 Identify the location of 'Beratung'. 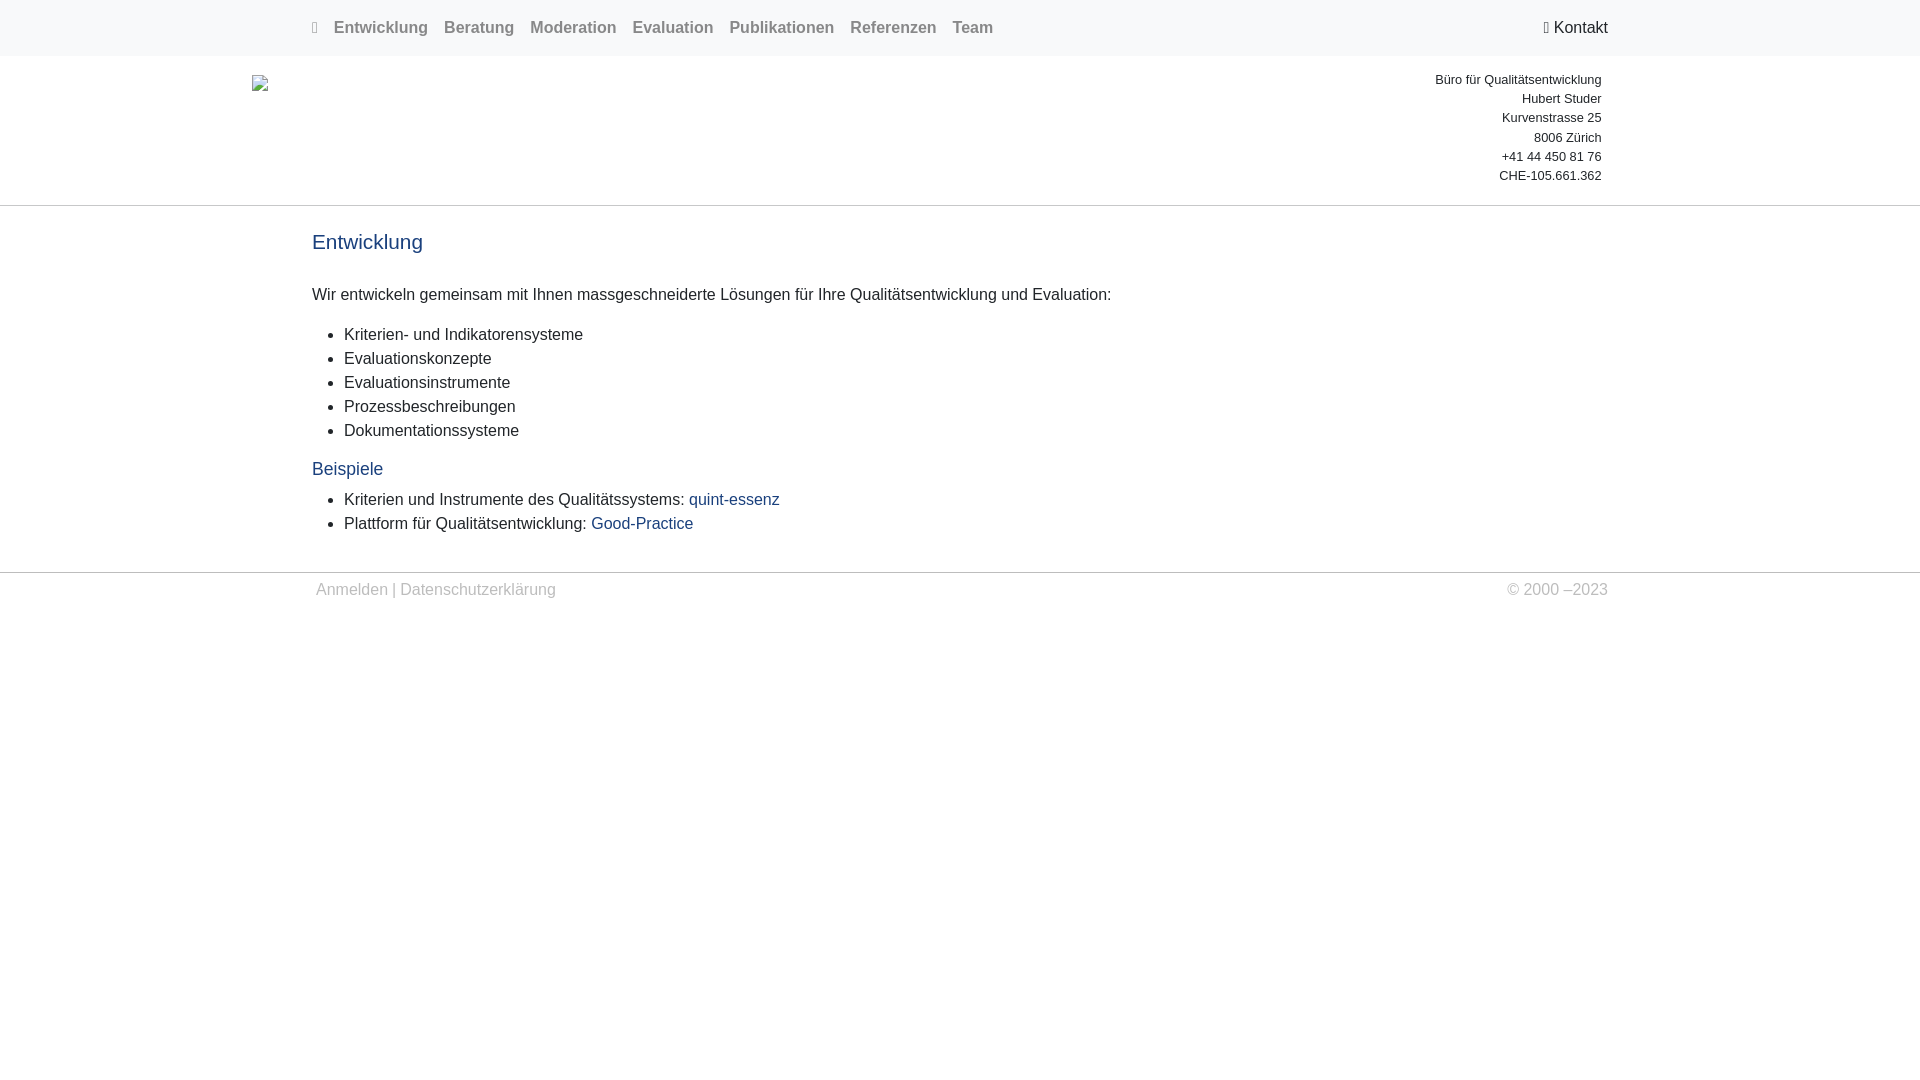
(435, 27).